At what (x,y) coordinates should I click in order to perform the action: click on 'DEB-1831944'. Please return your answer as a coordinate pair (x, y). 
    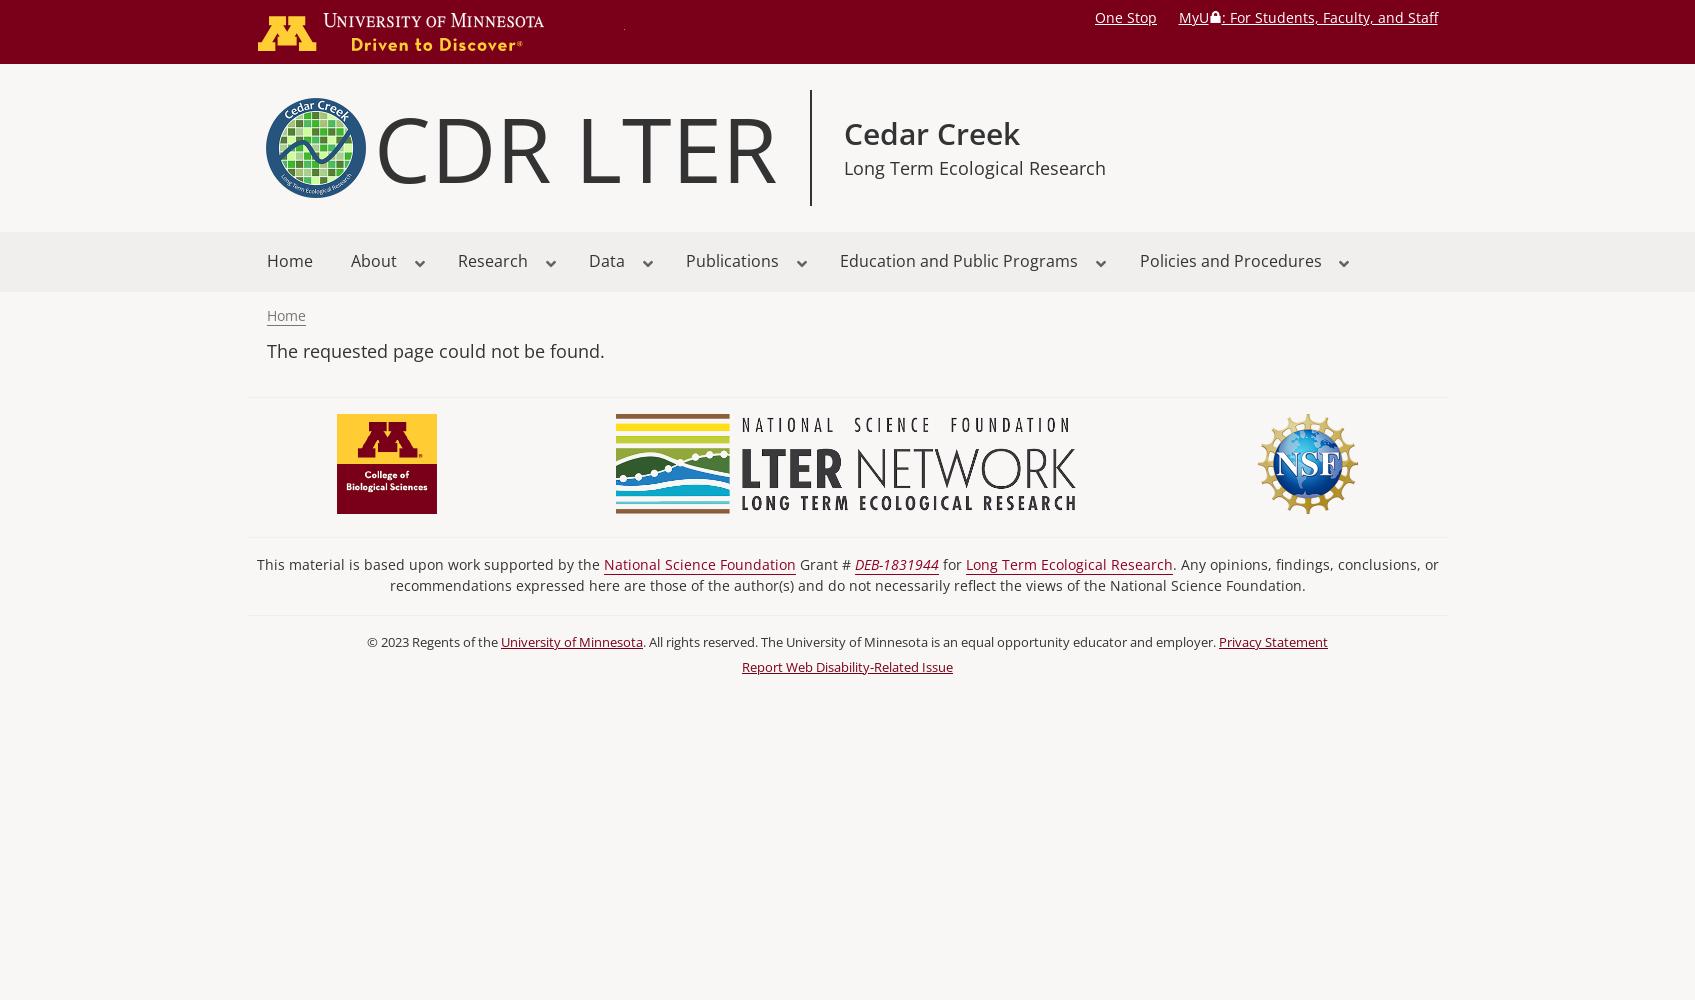
    Looking at the image, I should click on (894, 563).